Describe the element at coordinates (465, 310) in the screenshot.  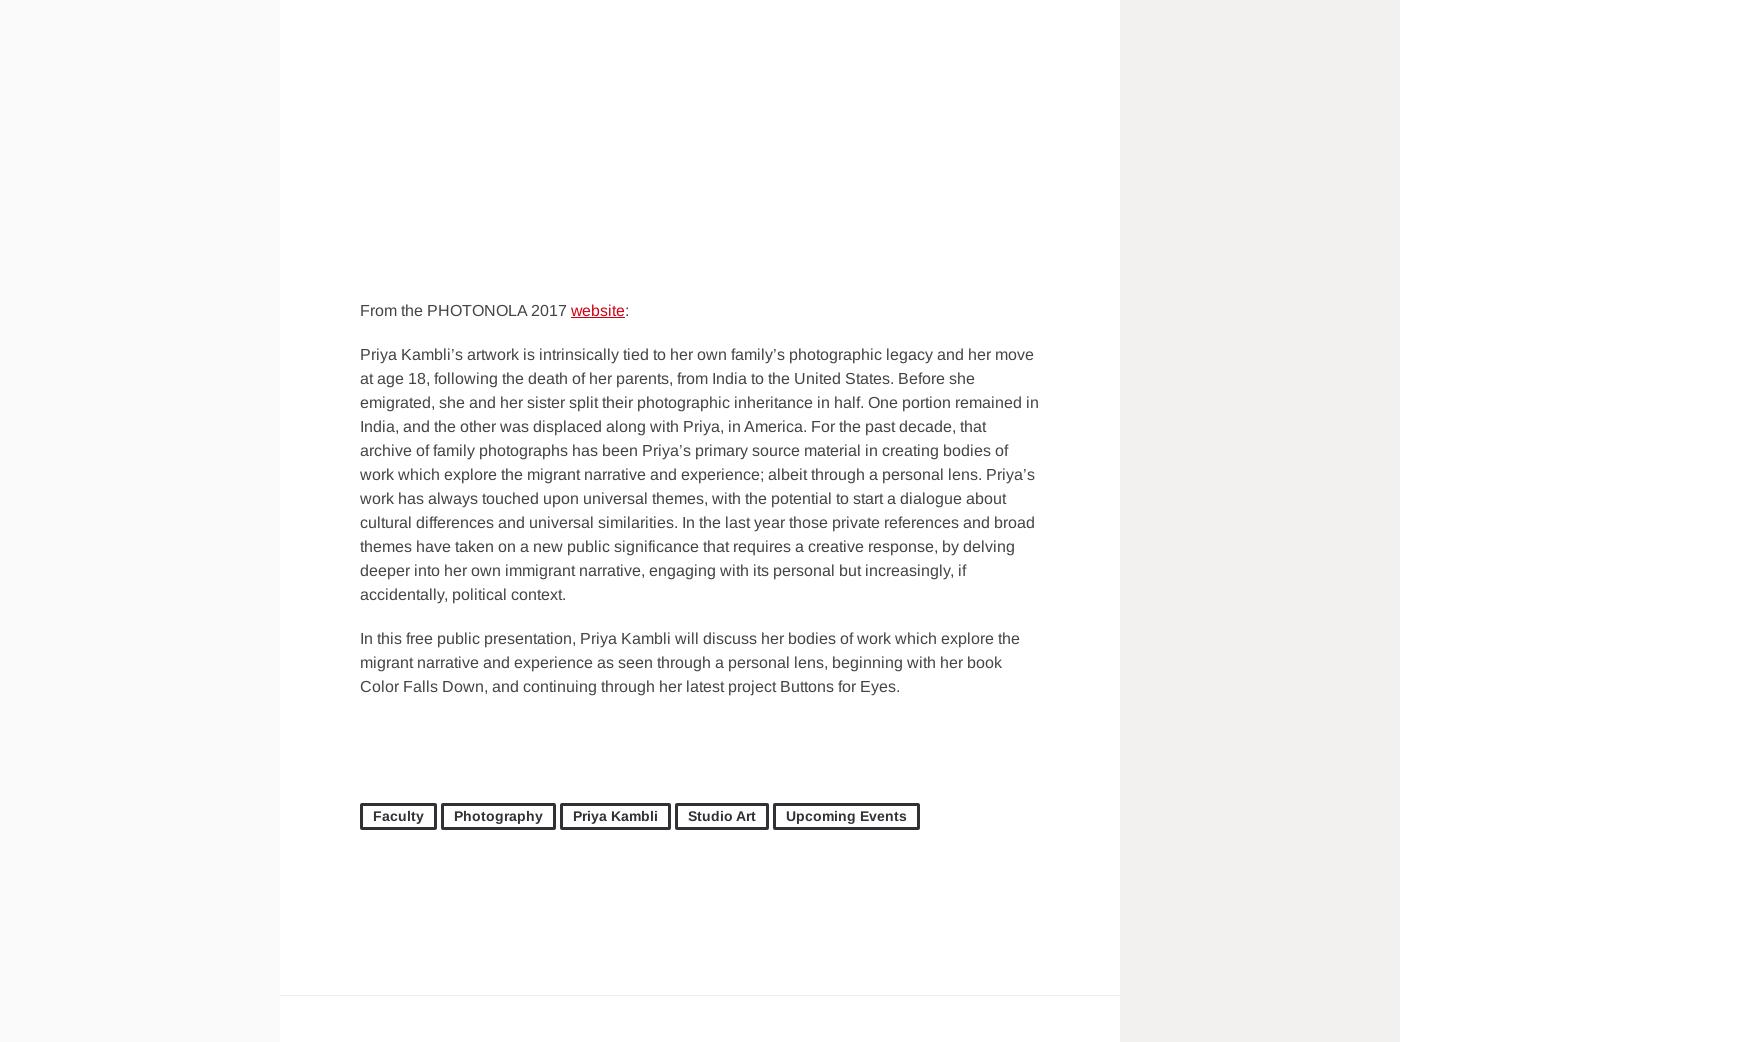
I see `'From the PHOTONOLA 2017'` at that location.